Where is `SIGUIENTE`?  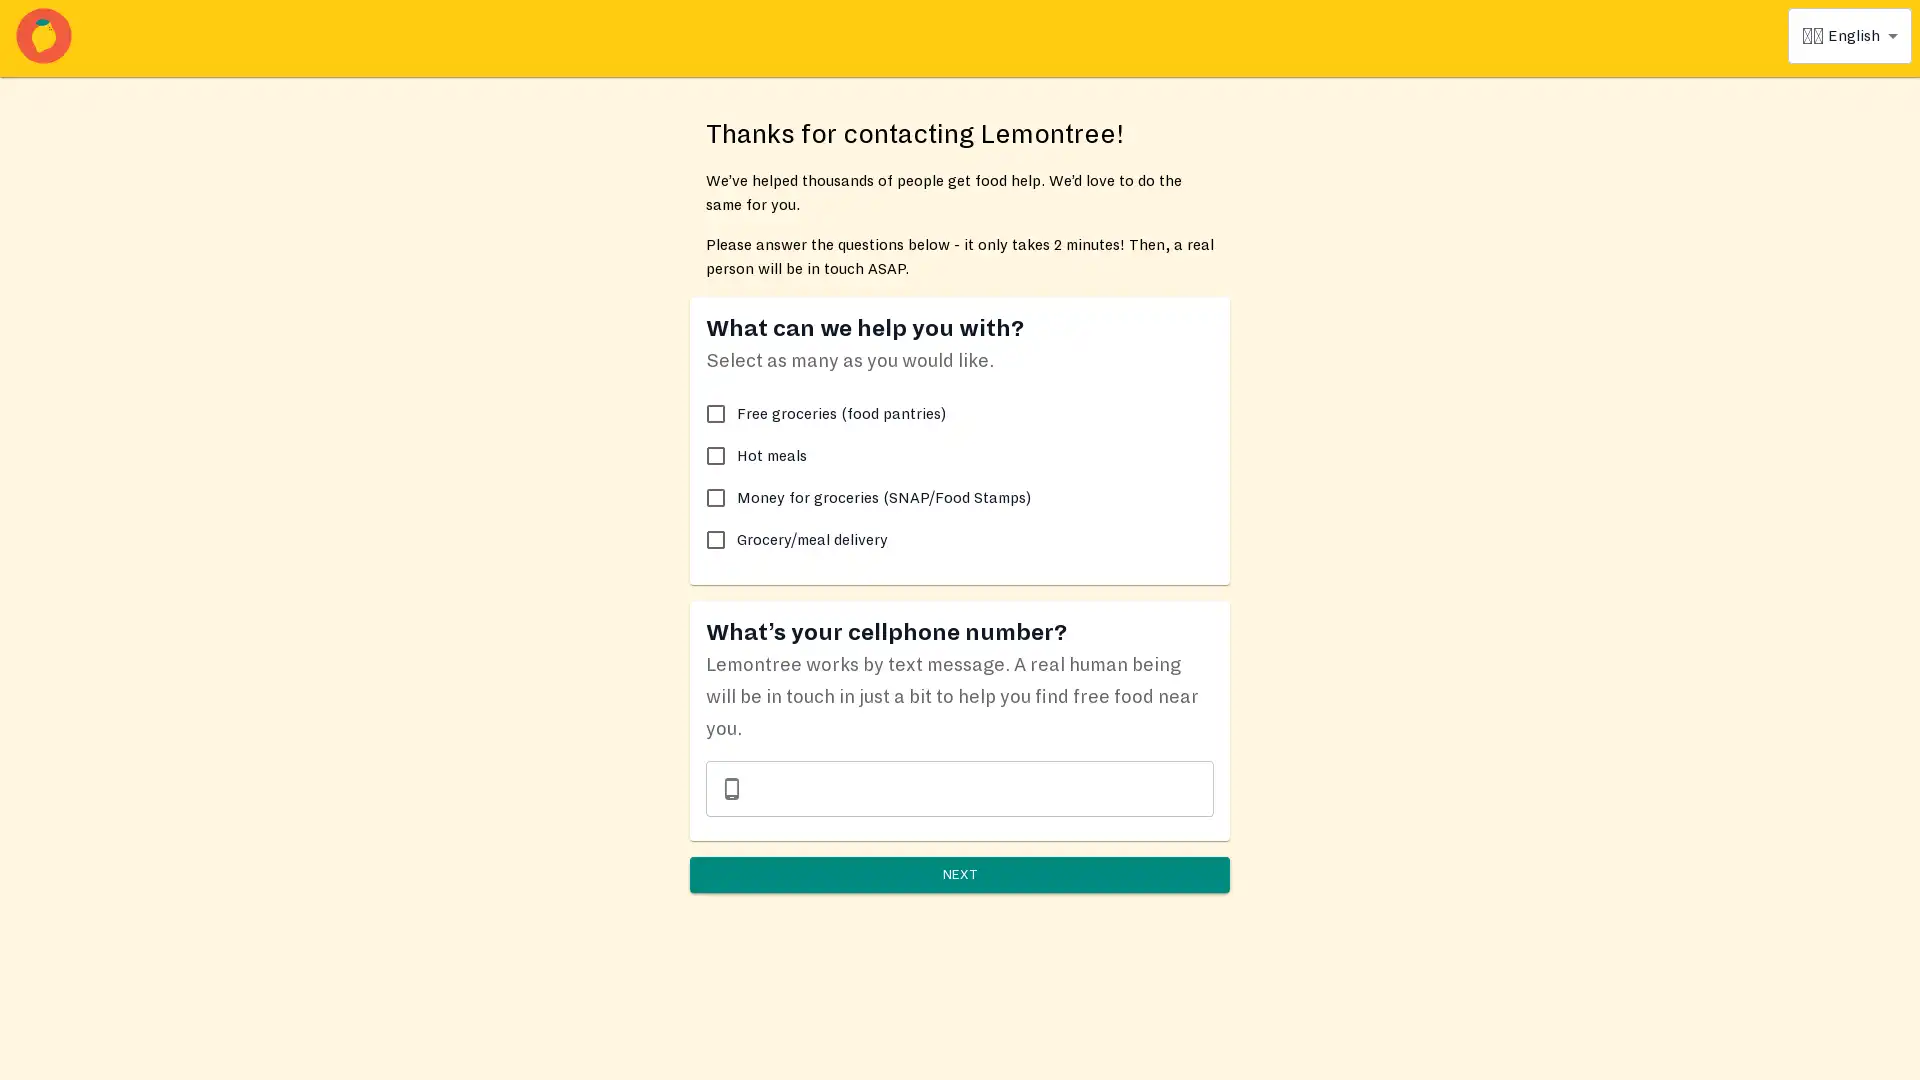
SIGUIENTE is located at coordinates (960, 897).